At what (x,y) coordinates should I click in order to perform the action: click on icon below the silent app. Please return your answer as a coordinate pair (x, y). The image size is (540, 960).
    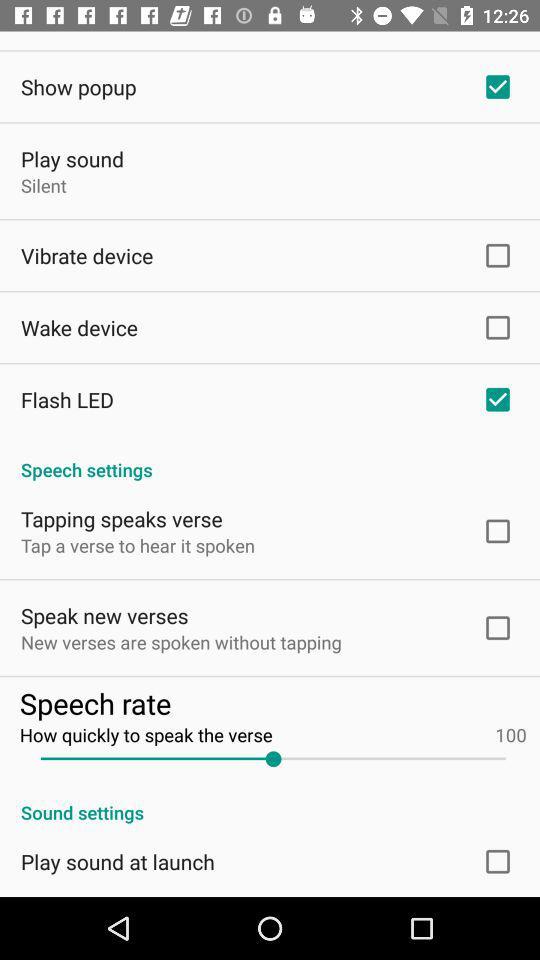
    Looking at the image, I should click on (86, 254).